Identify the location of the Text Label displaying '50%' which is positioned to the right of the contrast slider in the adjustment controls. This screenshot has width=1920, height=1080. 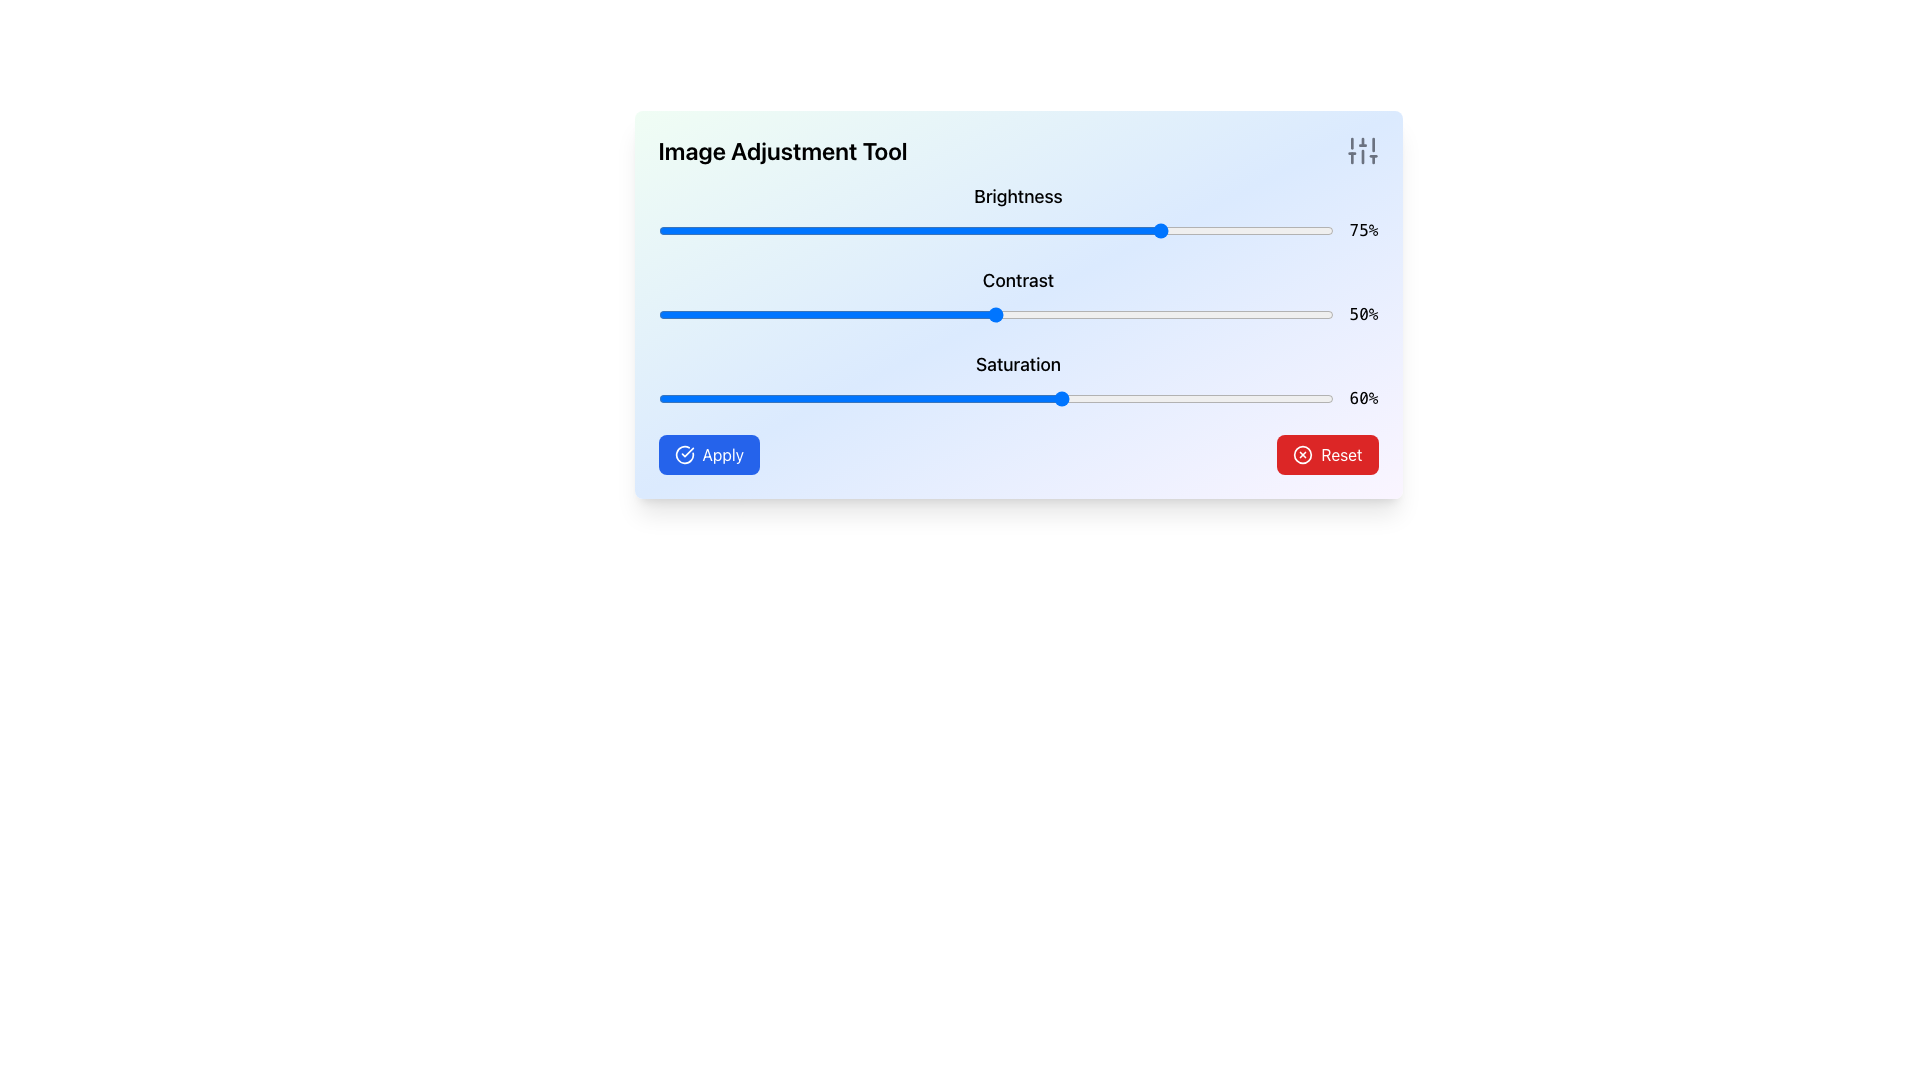
(1362, 315).